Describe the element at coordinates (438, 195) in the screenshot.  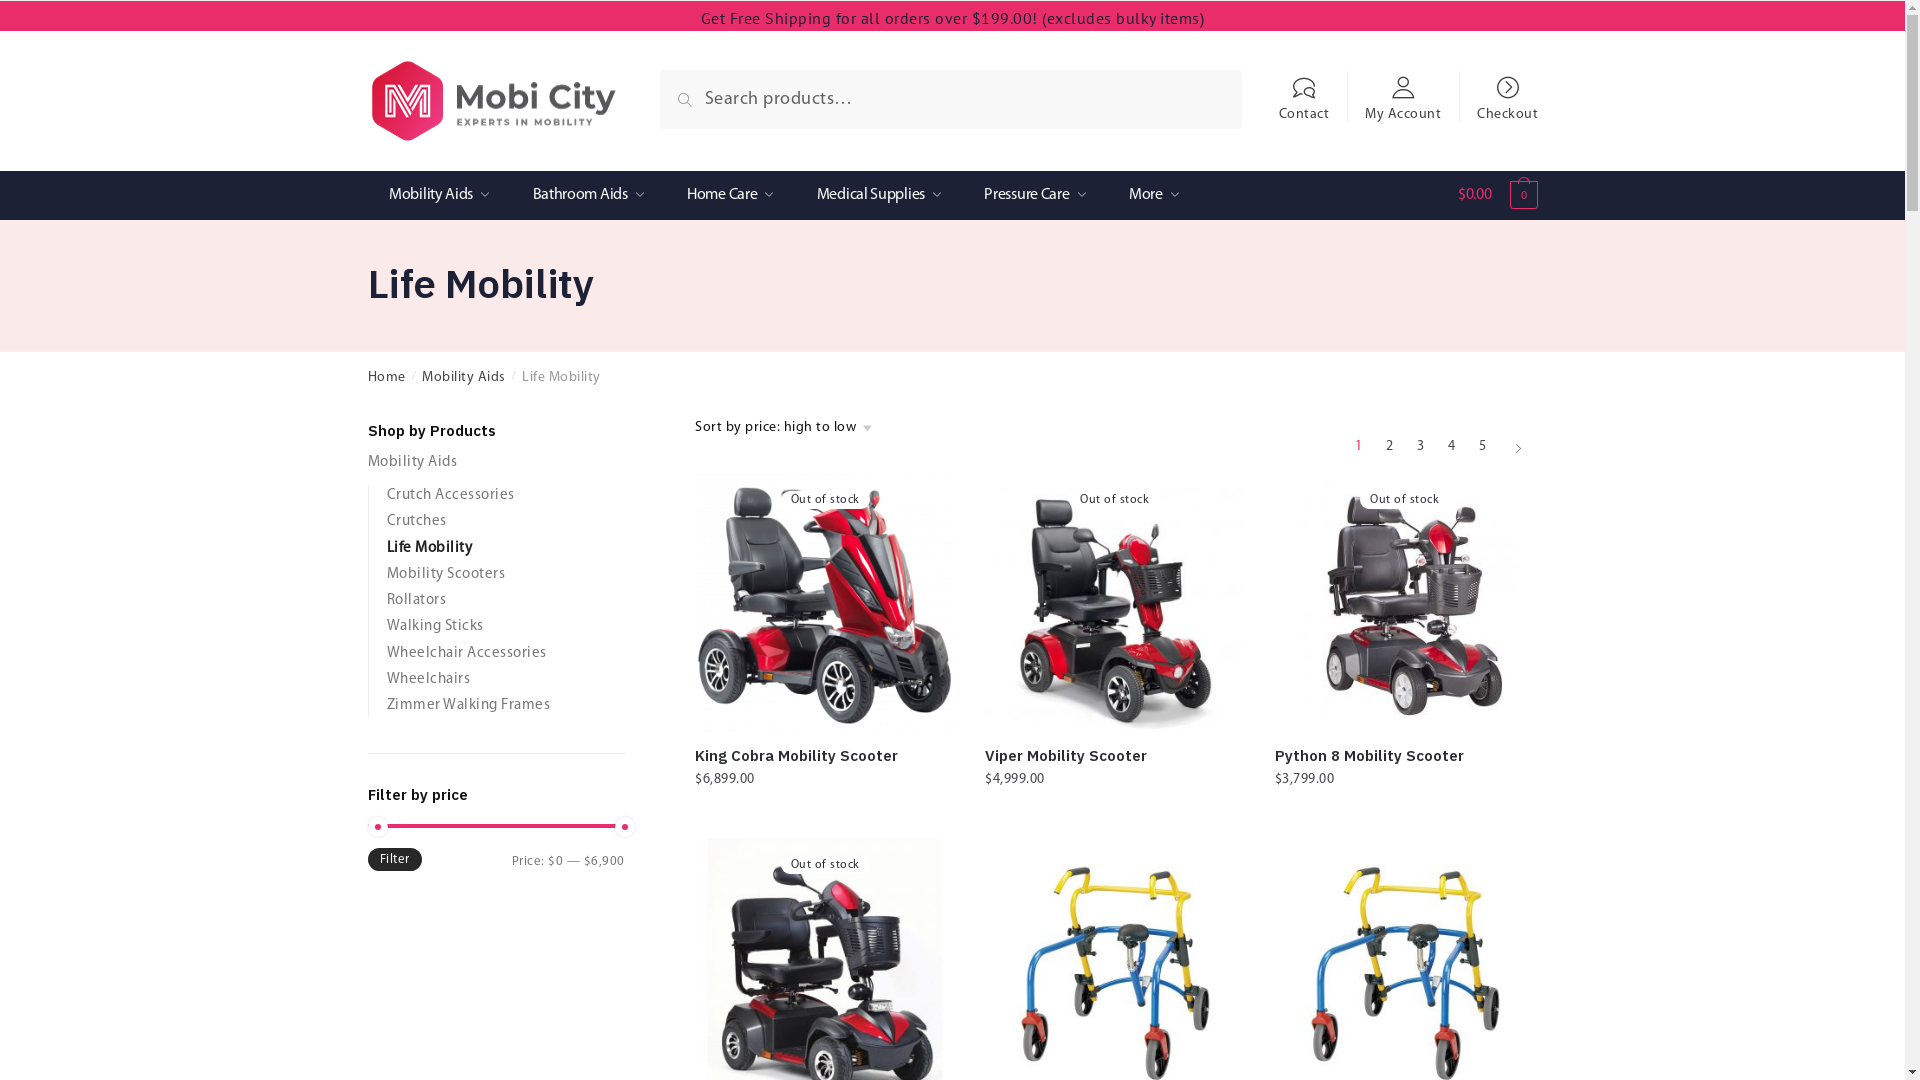
I see `'Mobility Aids'` at that location.